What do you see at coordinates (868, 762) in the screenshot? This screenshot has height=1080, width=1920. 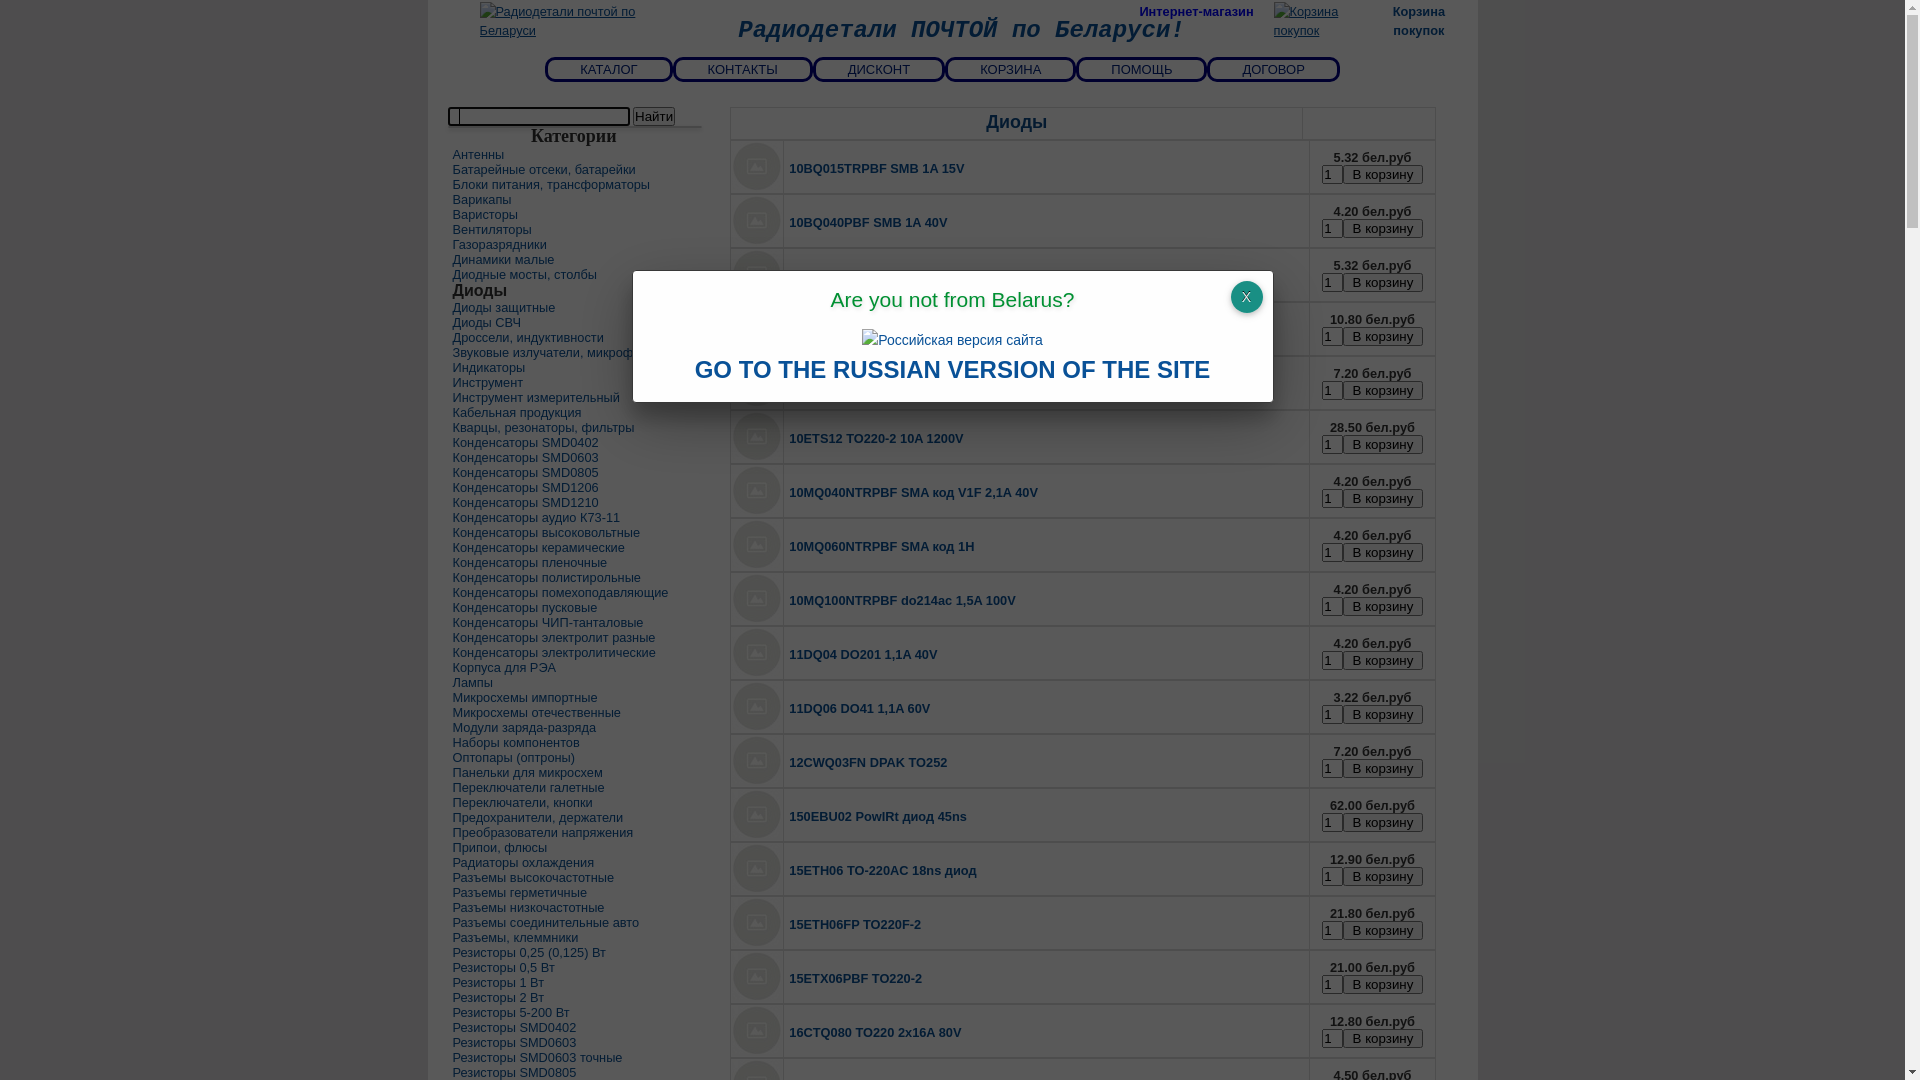 I see `'12CWQ03FN DPAK TO252'` at bounding box center [868, 762].